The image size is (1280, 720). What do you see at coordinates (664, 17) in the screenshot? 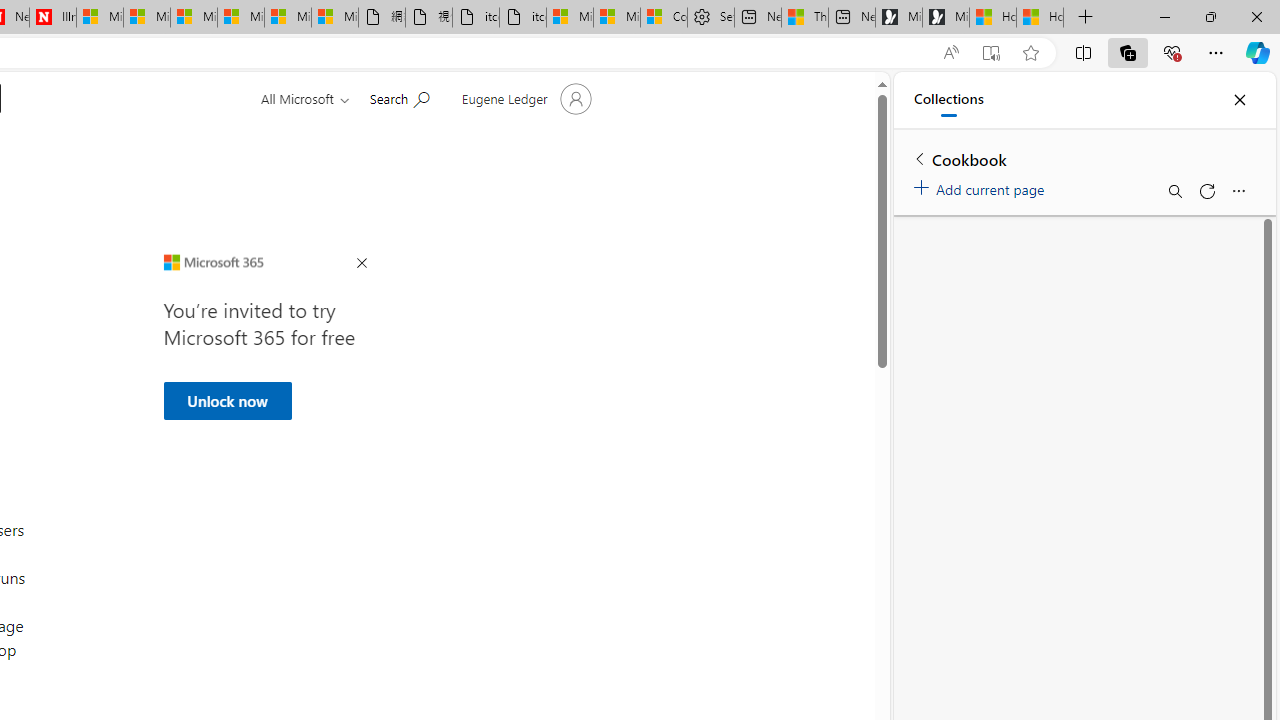
I see `'Consumer Health Data Privacy Policy'` at bounding box center [664, 17].